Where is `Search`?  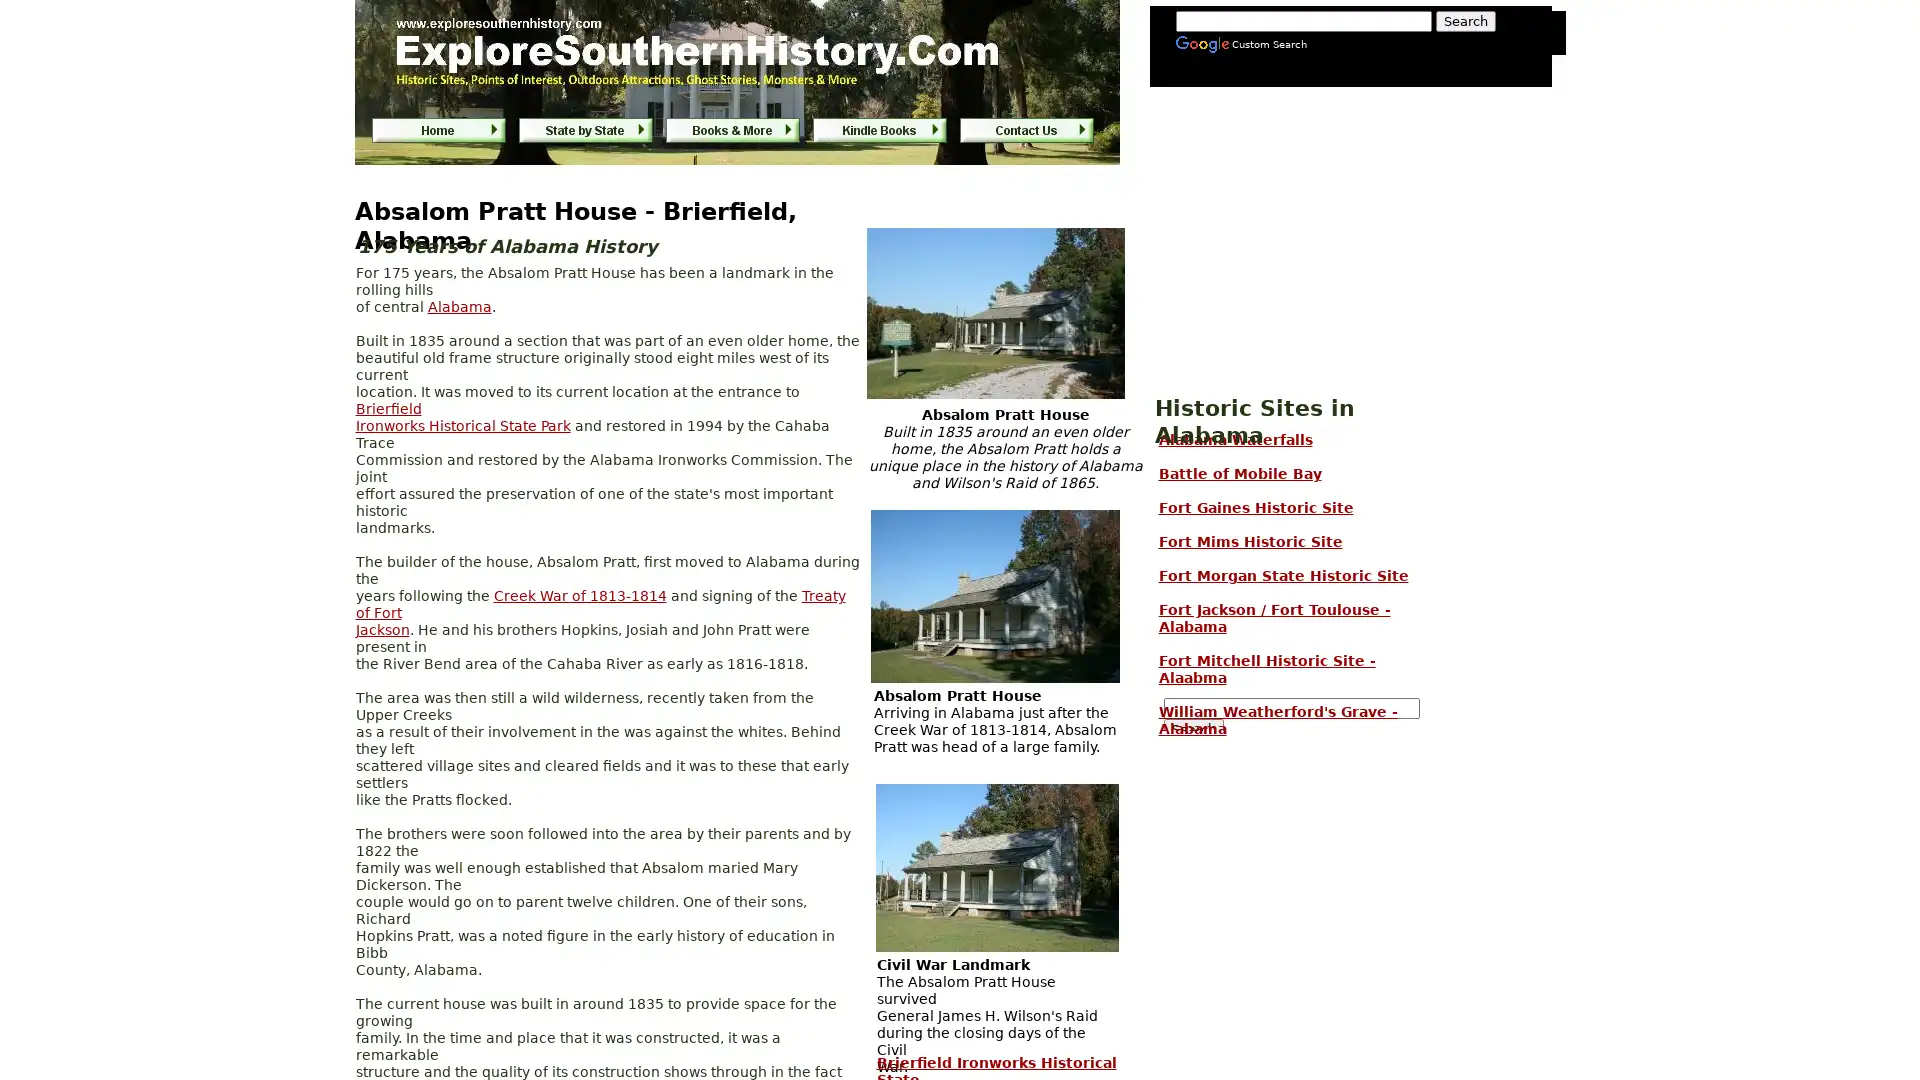 Search is located at coordinates (1464, 21).